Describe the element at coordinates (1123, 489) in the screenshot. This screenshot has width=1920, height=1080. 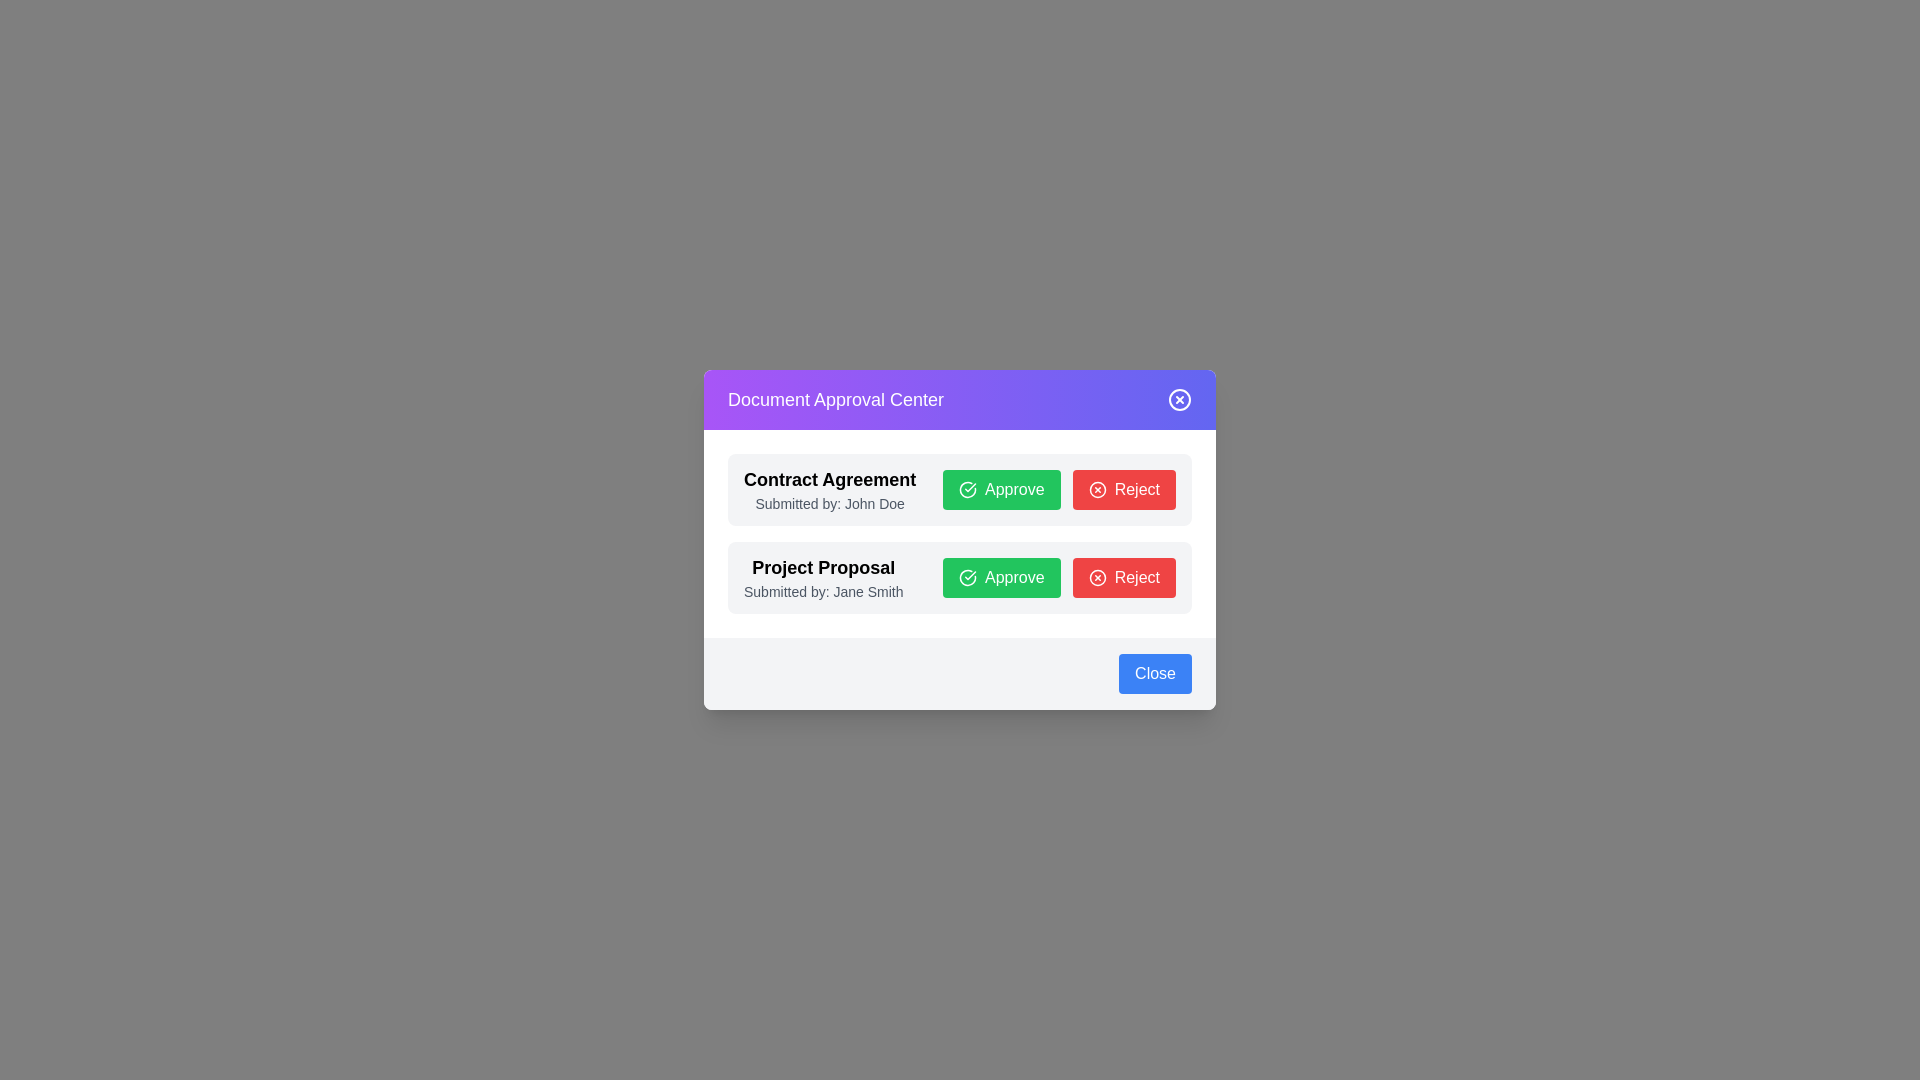
I see `the reject button located to the right of the green 'Approve' button in the 'Contract Agreement' section` at that location.